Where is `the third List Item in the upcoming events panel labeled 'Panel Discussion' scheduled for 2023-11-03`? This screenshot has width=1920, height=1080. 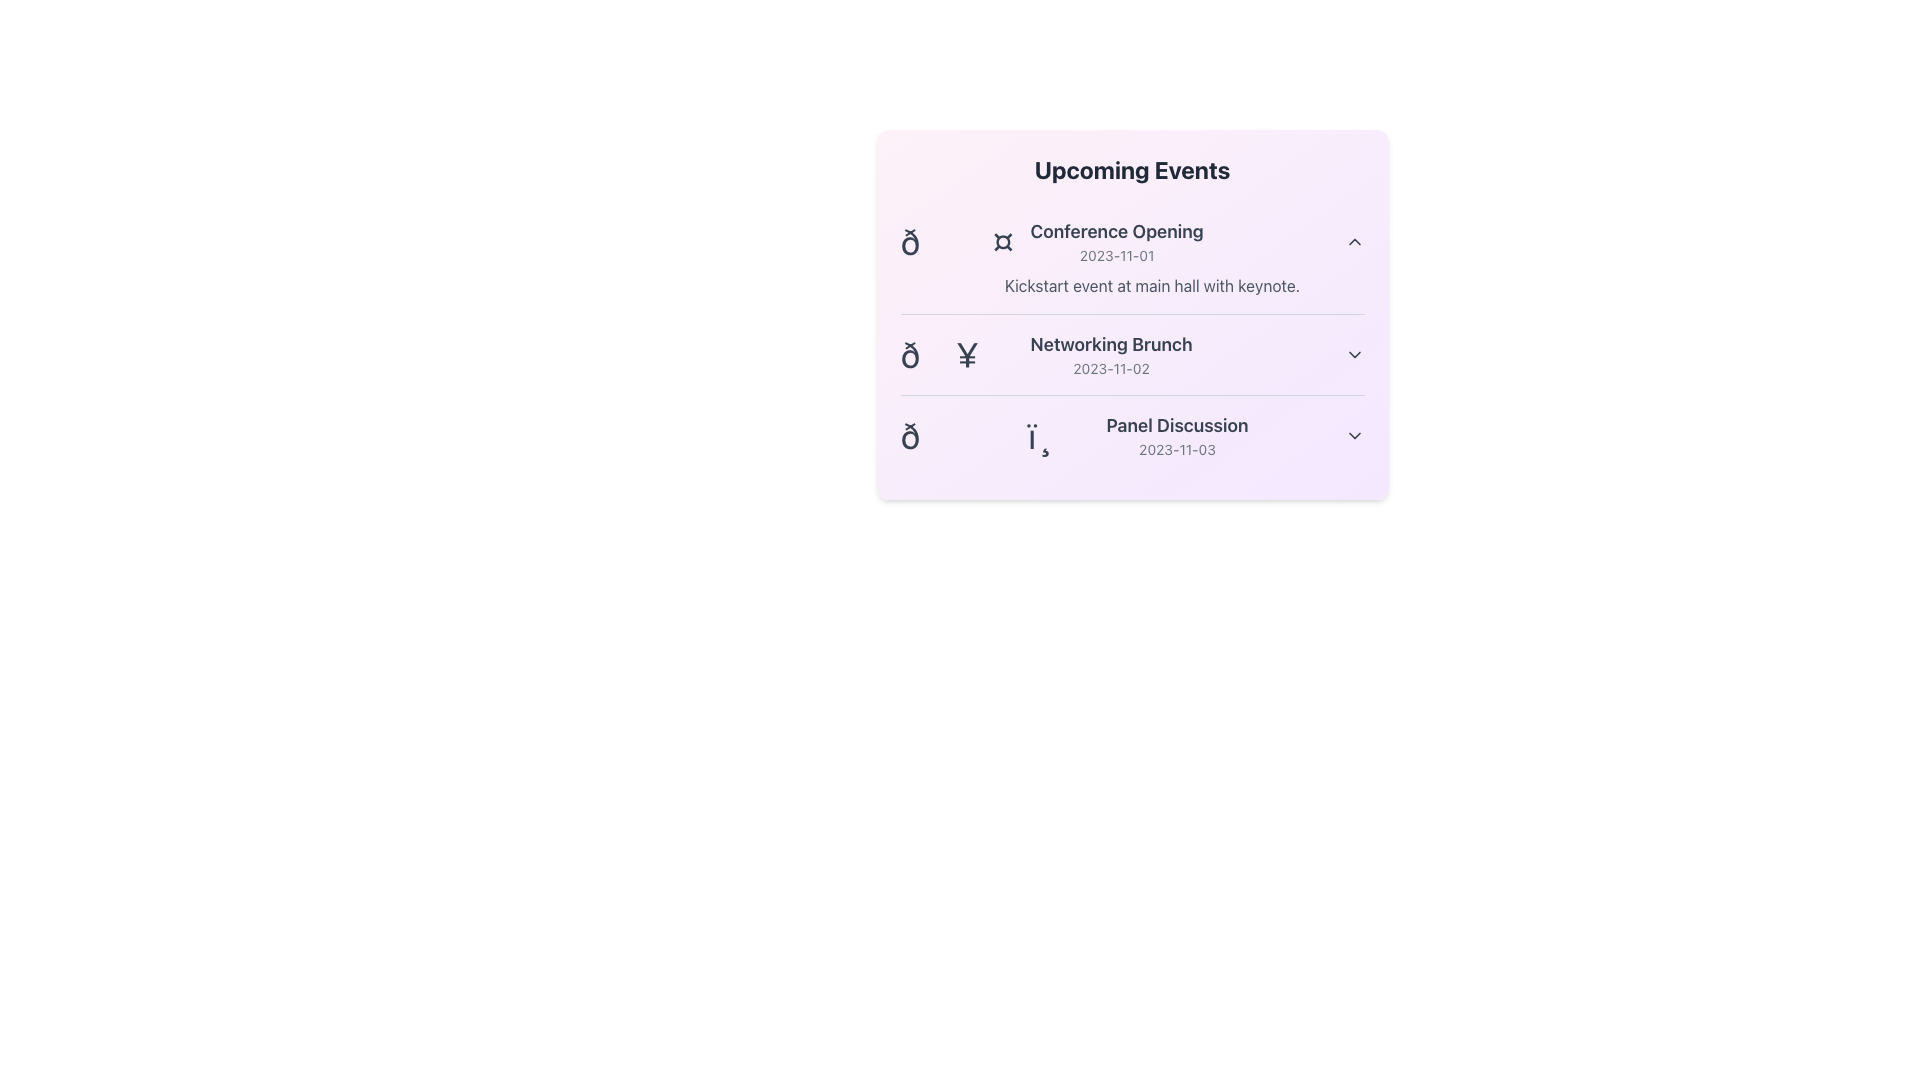 the third List Item in the upcoming events panel labeled 'Panel Discussion' scheduled for 2023-11-03 is located at coordinates (1073, 434).